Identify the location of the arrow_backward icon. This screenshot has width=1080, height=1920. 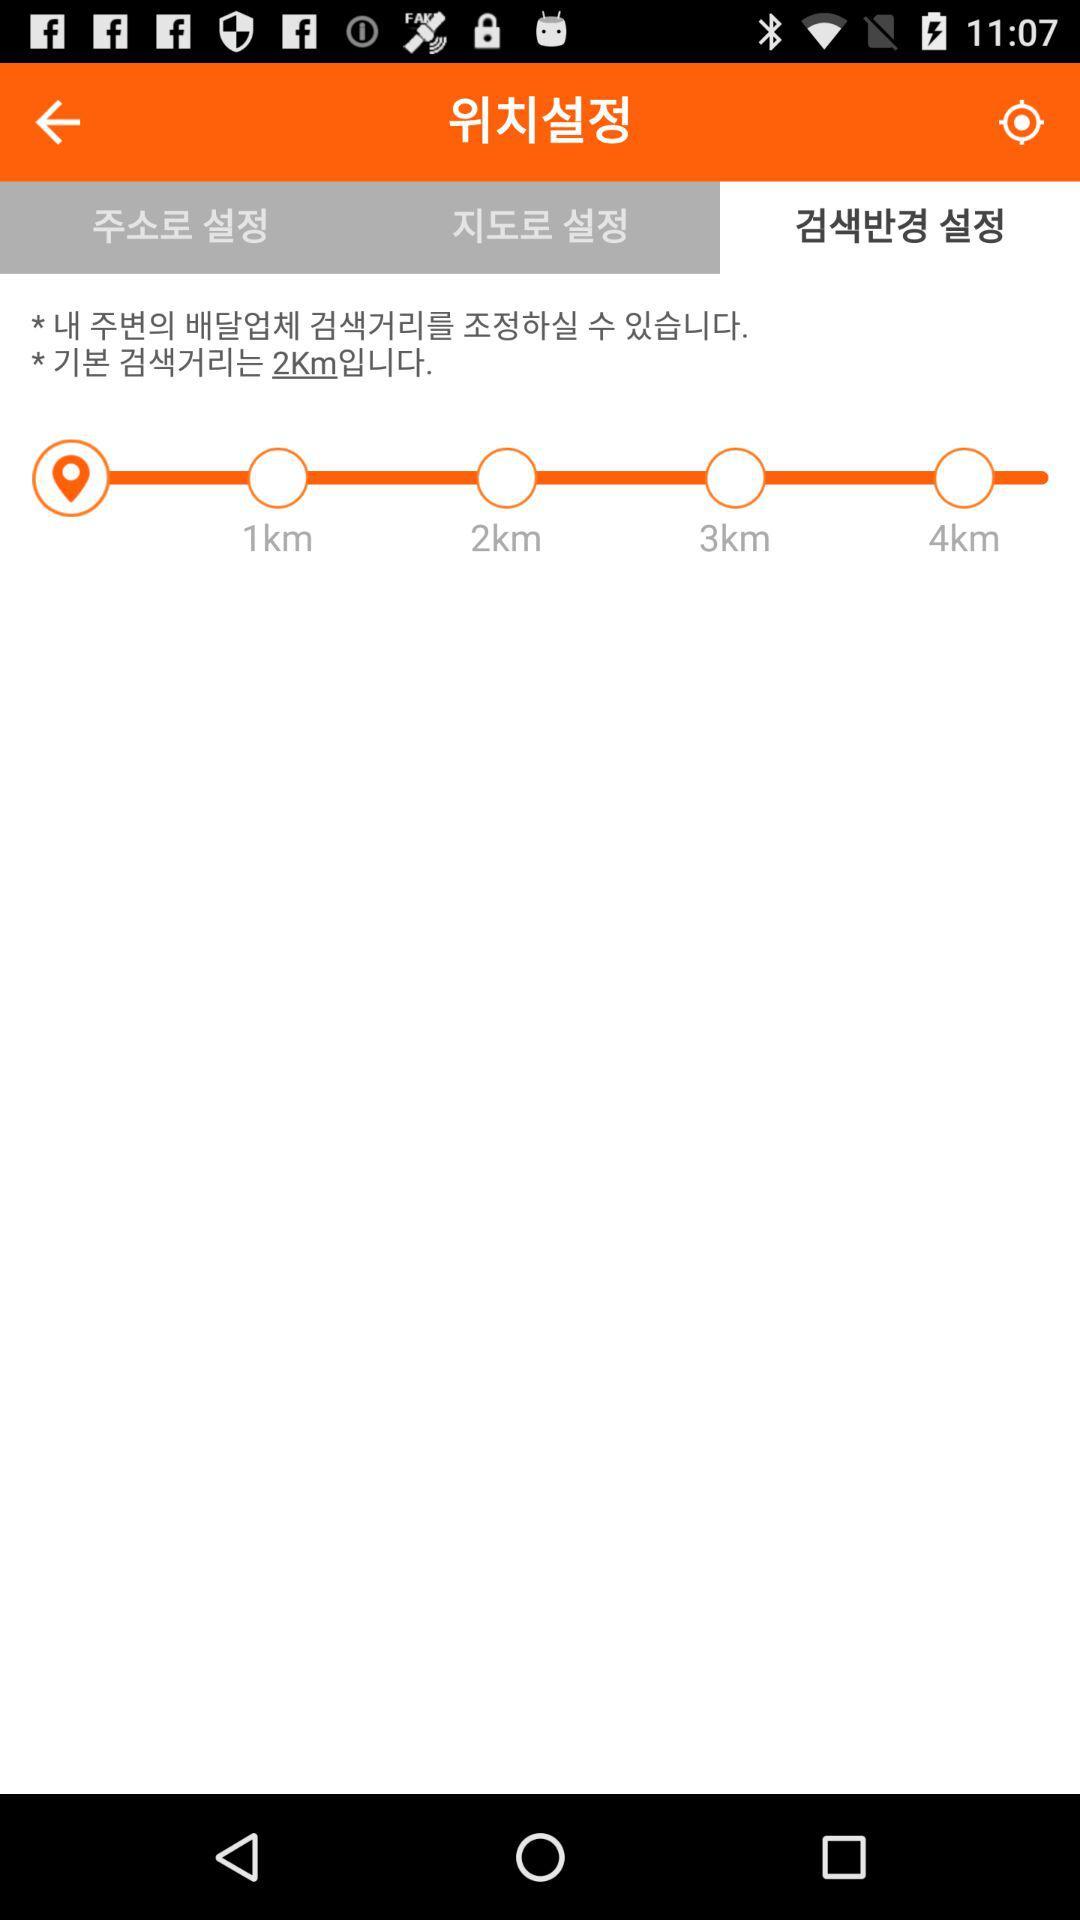
(57, 129).